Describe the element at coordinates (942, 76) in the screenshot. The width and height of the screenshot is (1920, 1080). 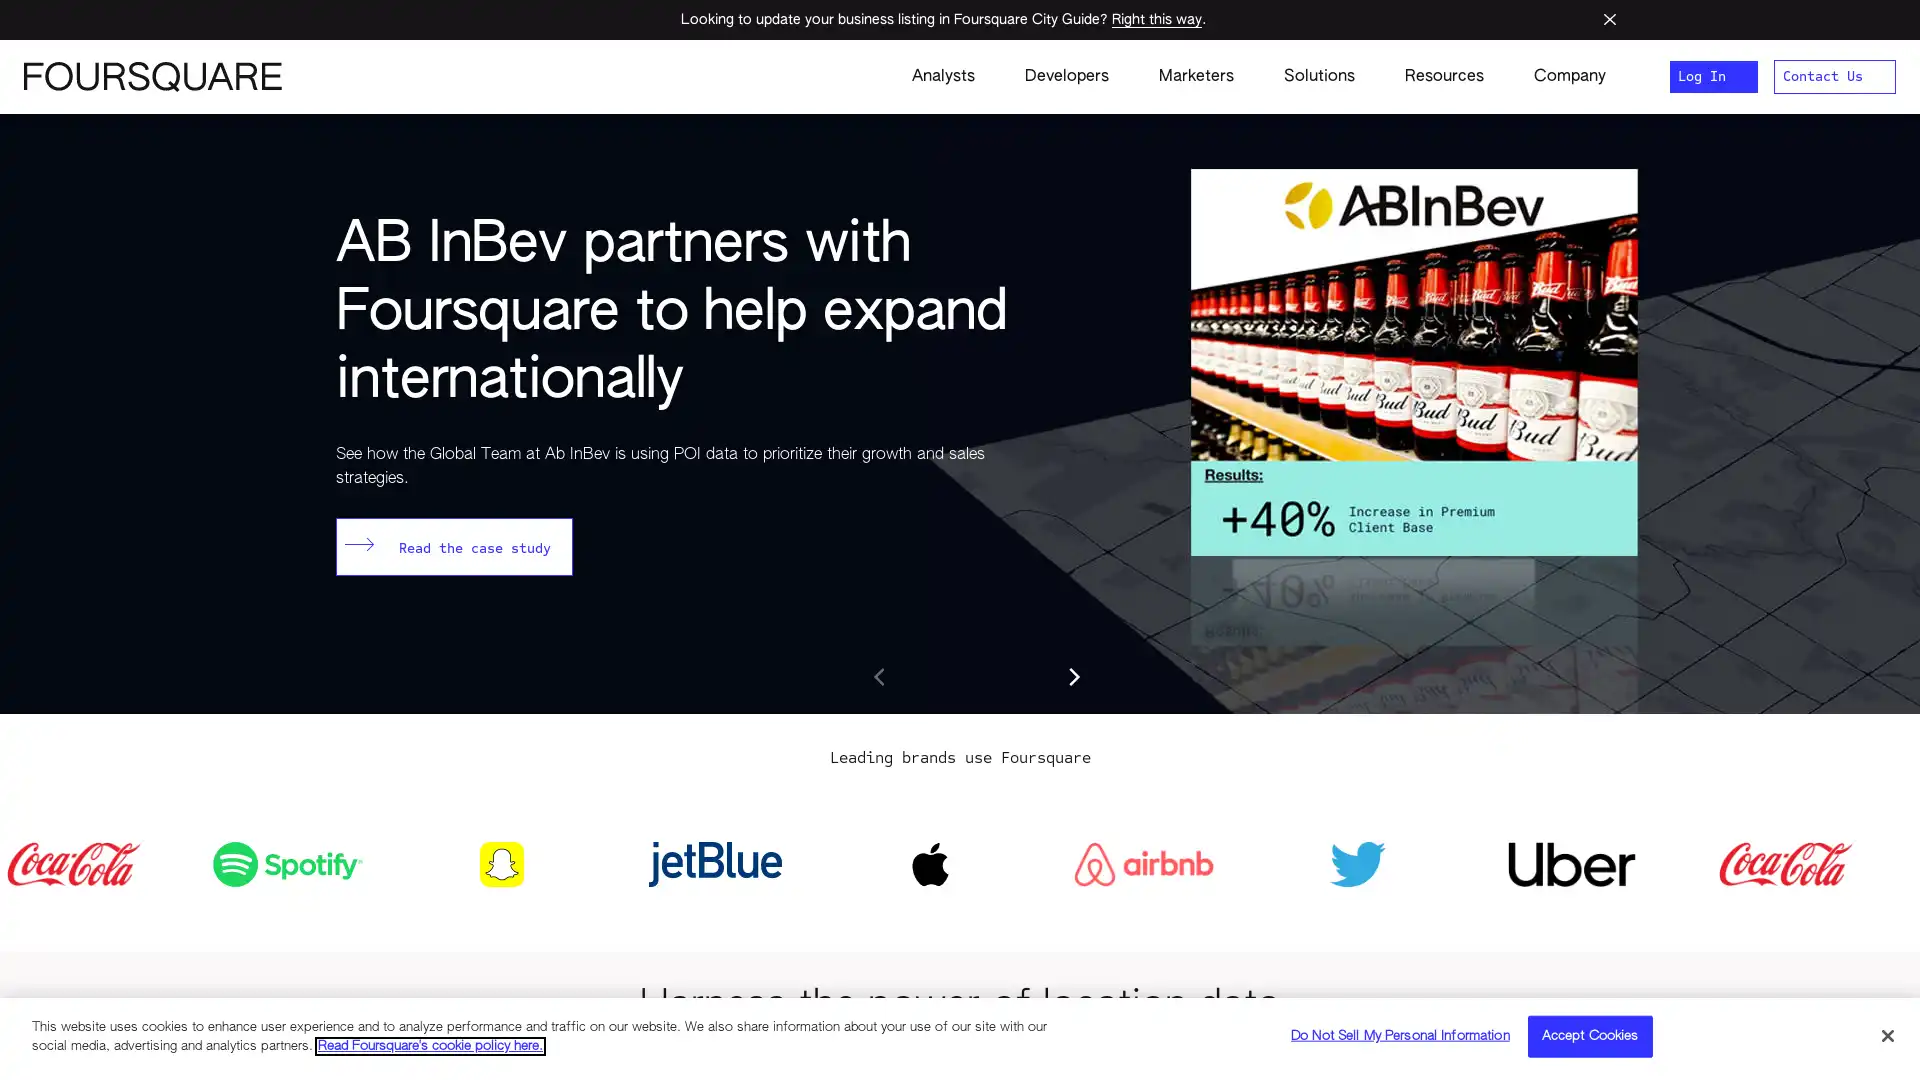
I see `Analysts` at that location.